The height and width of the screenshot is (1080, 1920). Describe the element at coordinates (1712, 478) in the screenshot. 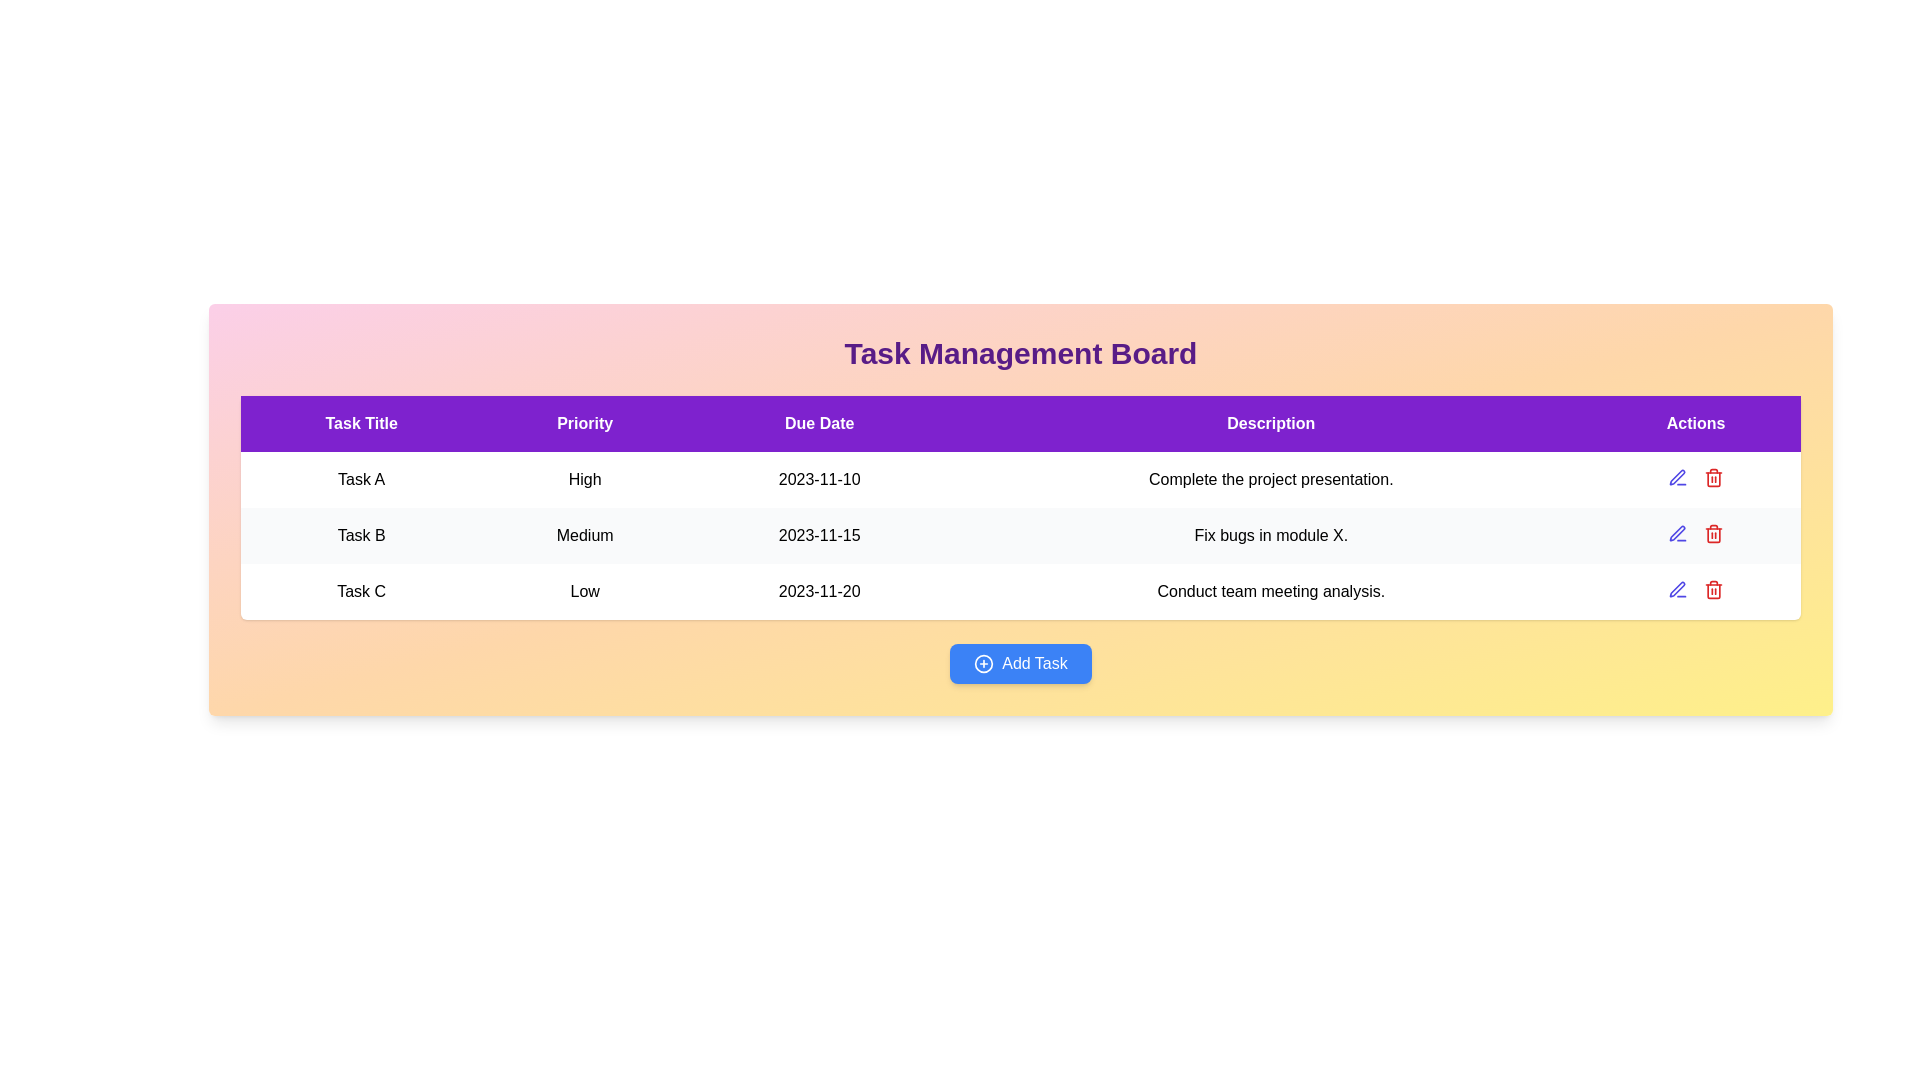

I see `the red trash can icon representing the delete action, located` at that location.